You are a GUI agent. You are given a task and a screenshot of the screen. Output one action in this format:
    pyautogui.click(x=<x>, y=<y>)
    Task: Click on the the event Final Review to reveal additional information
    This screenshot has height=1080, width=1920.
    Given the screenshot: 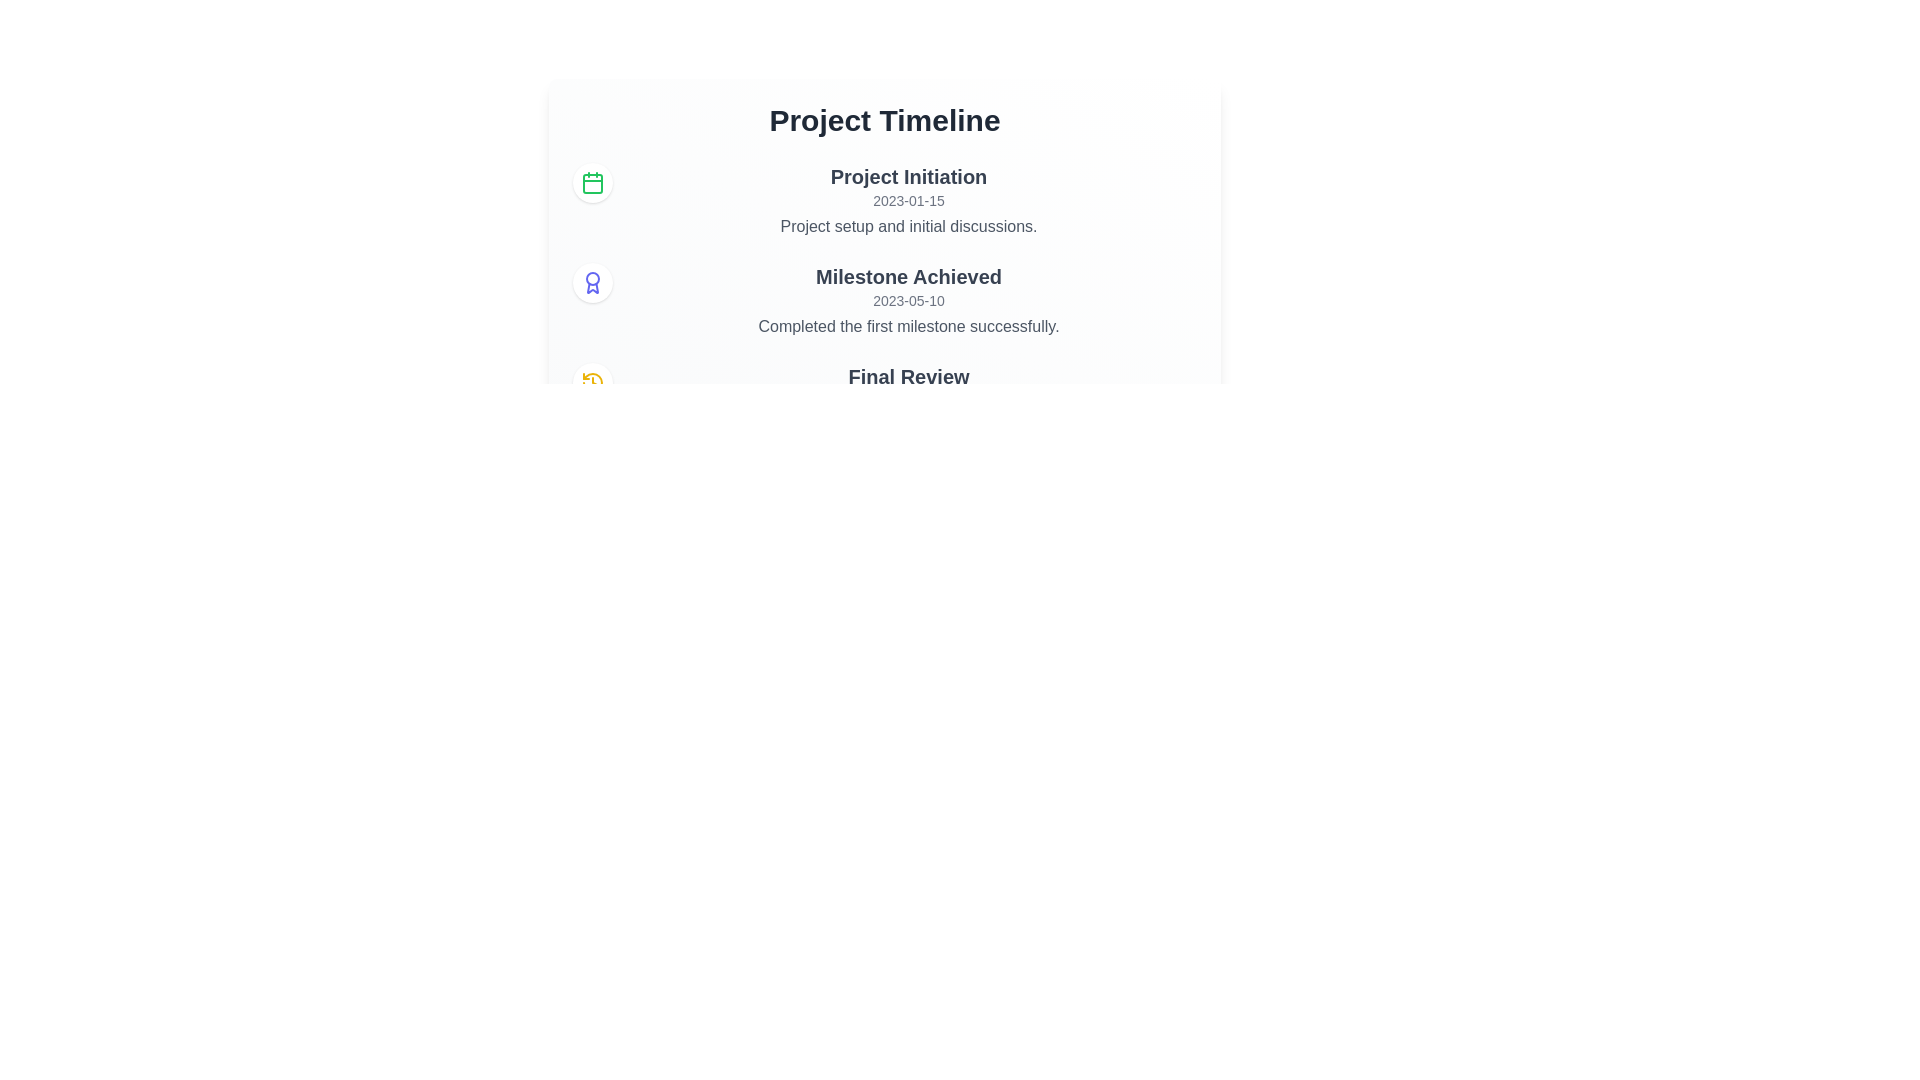 What is the action you would take?
    pyautogui.click(x=592, y=382)
    